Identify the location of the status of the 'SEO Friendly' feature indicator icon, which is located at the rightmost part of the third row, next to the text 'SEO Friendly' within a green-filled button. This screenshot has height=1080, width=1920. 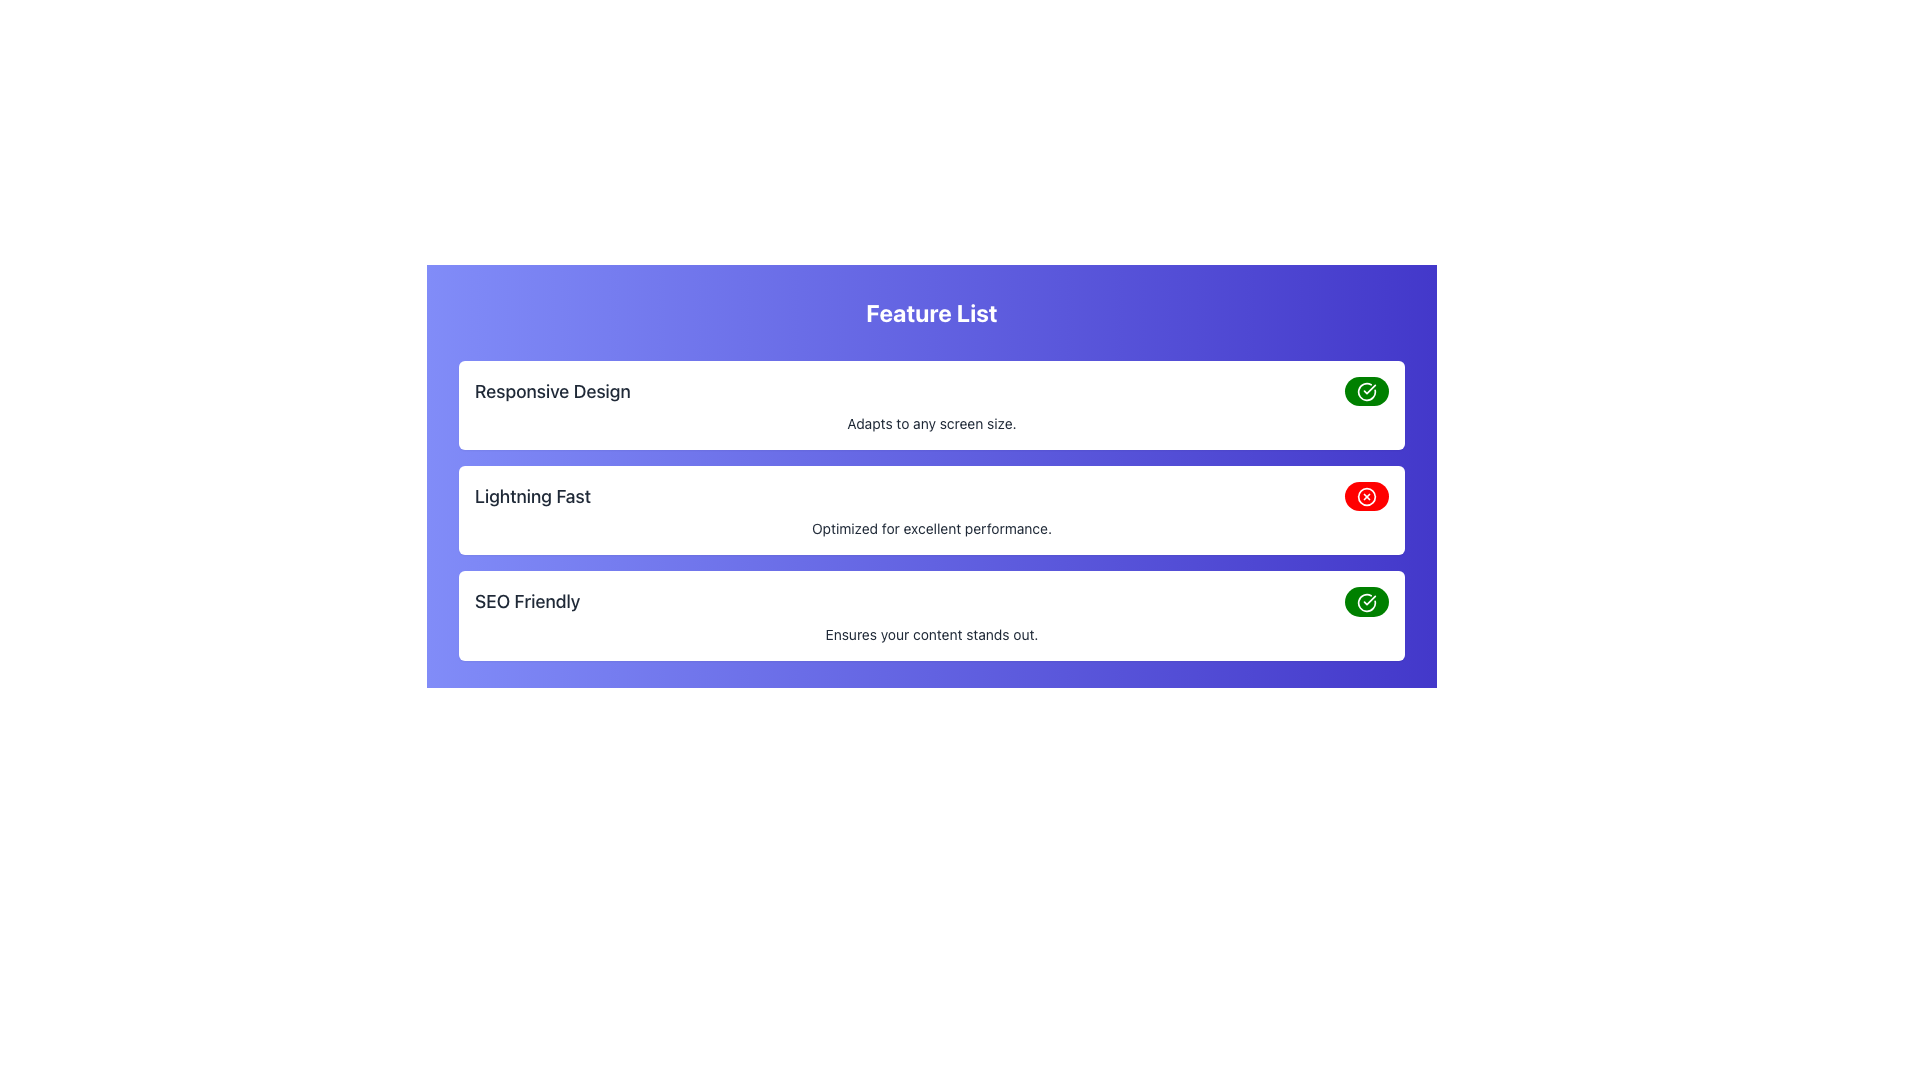
(1366, 600).